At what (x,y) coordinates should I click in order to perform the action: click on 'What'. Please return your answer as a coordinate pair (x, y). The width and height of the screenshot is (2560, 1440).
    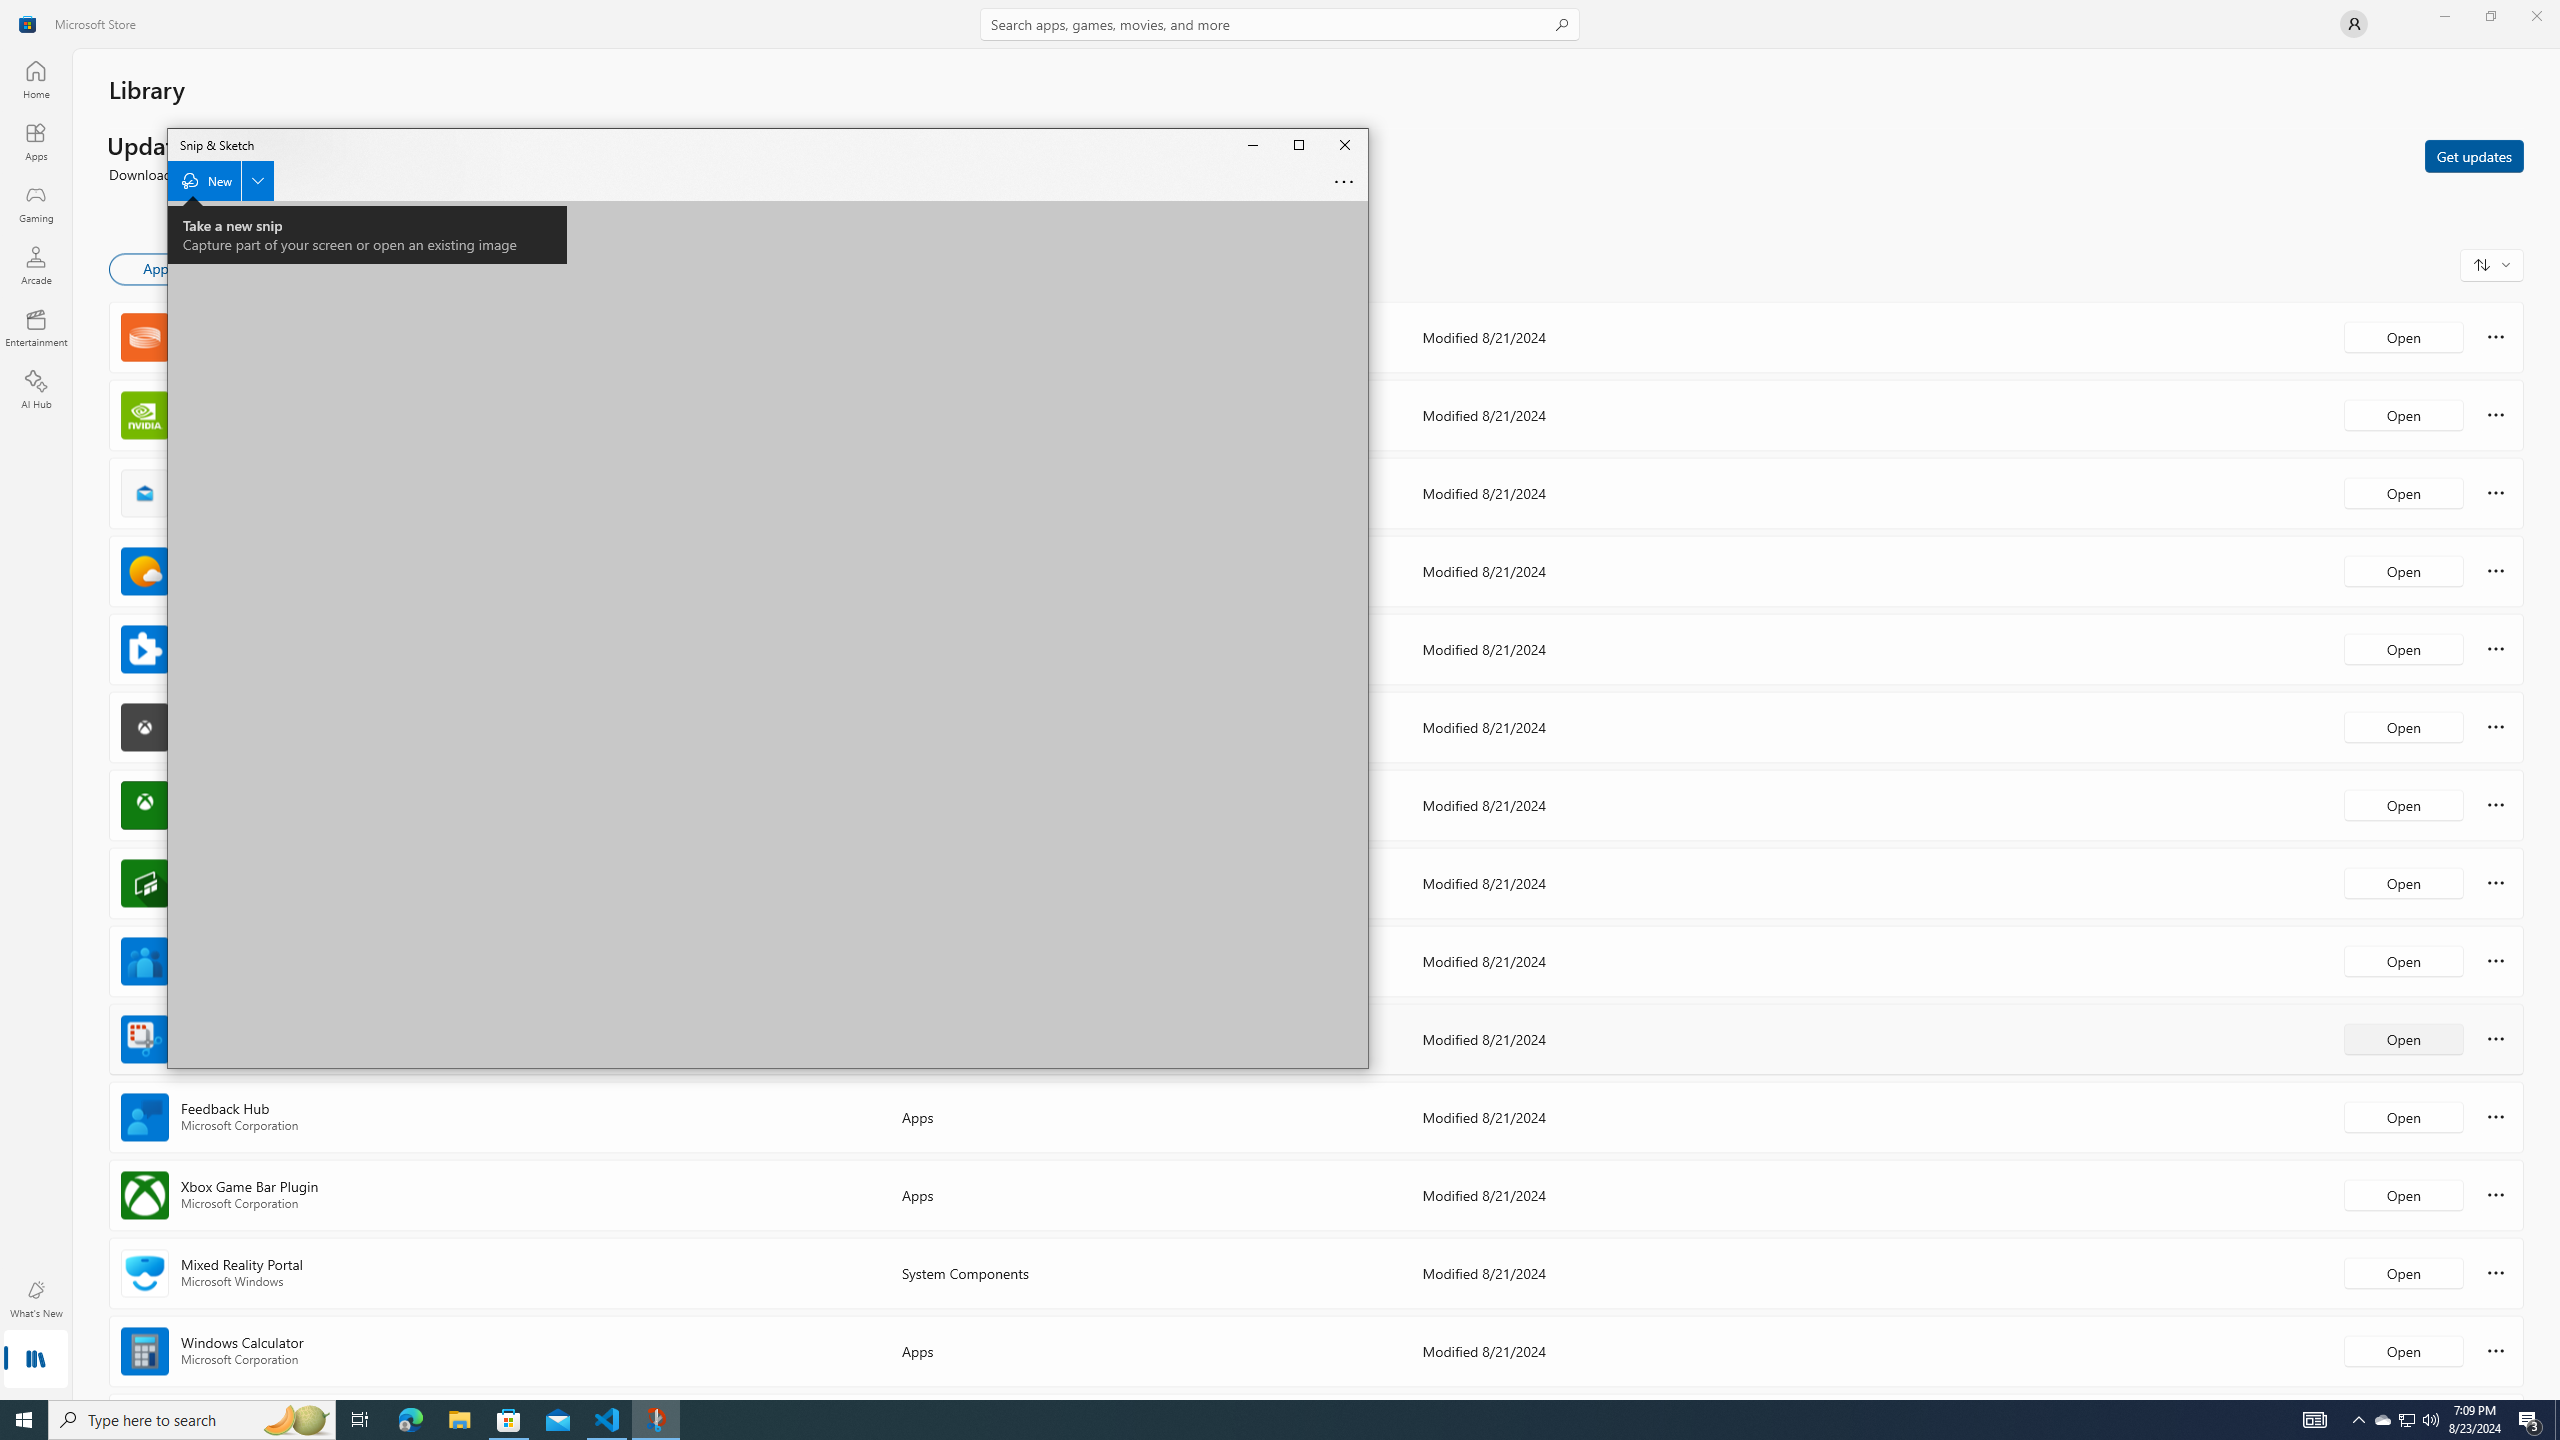
    Looking at the image, I should click on (34, 1298).